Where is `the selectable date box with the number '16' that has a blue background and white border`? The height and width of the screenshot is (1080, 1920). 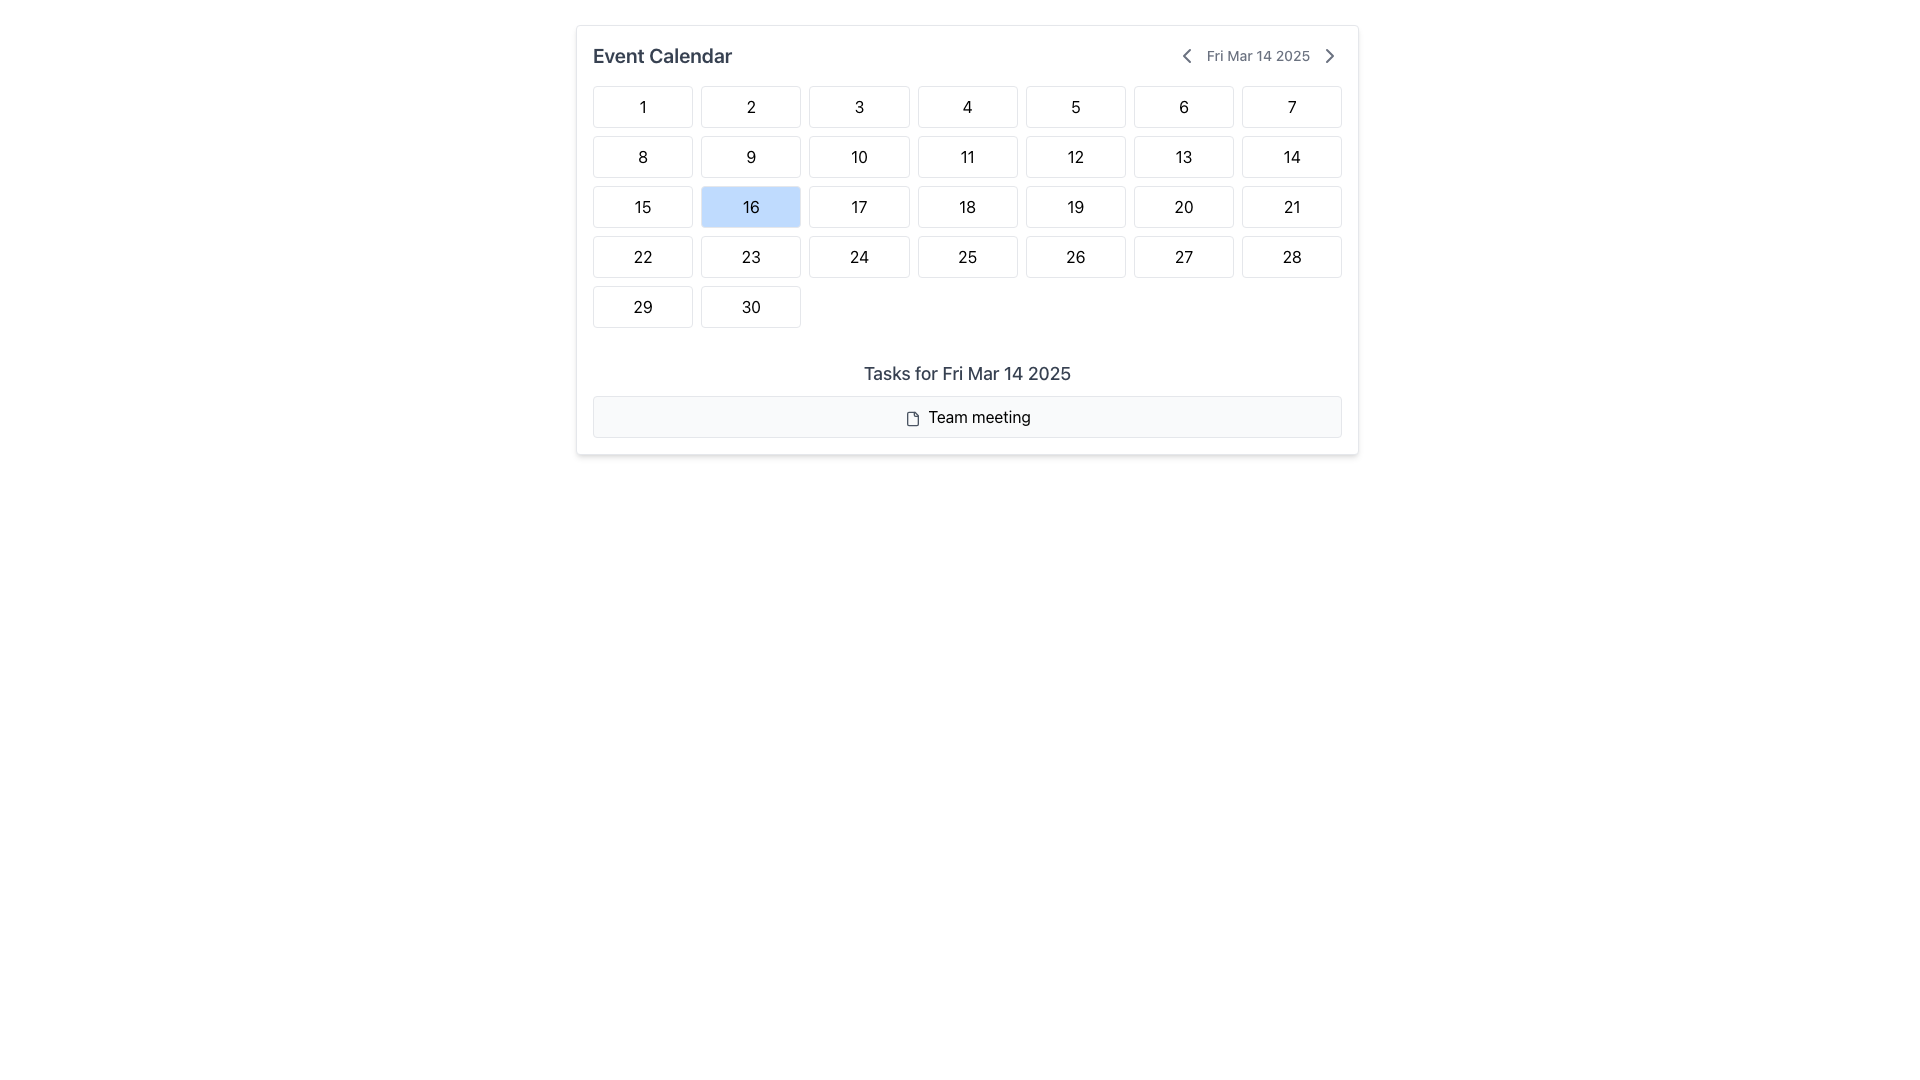
the selectable date box with the number '16' that has a blue background and white border is located at coordinates (750, 207).